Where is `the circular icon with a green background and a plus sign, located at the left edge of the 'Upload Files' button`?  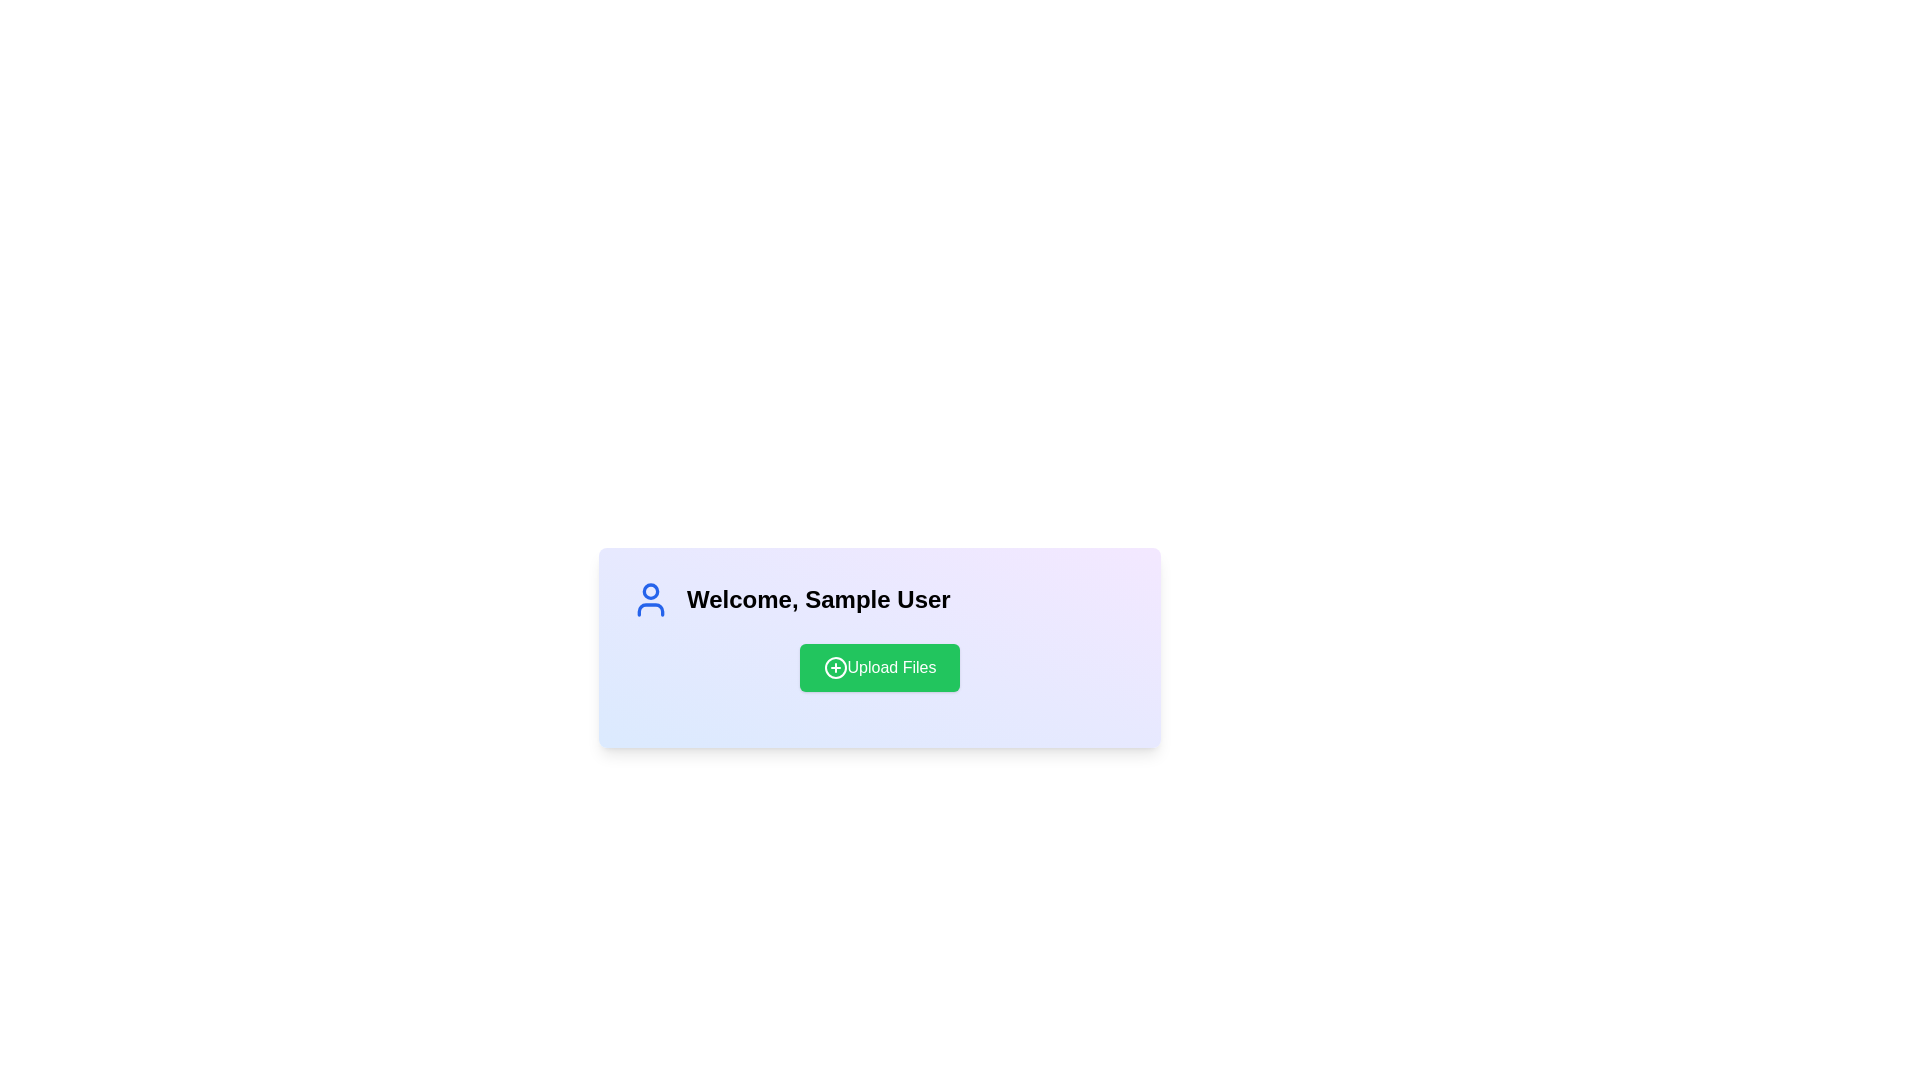
the circular icon with a green background and a plus sign, located at the left edge of the 'Upload Files' button is located at coordinates (835, 667).